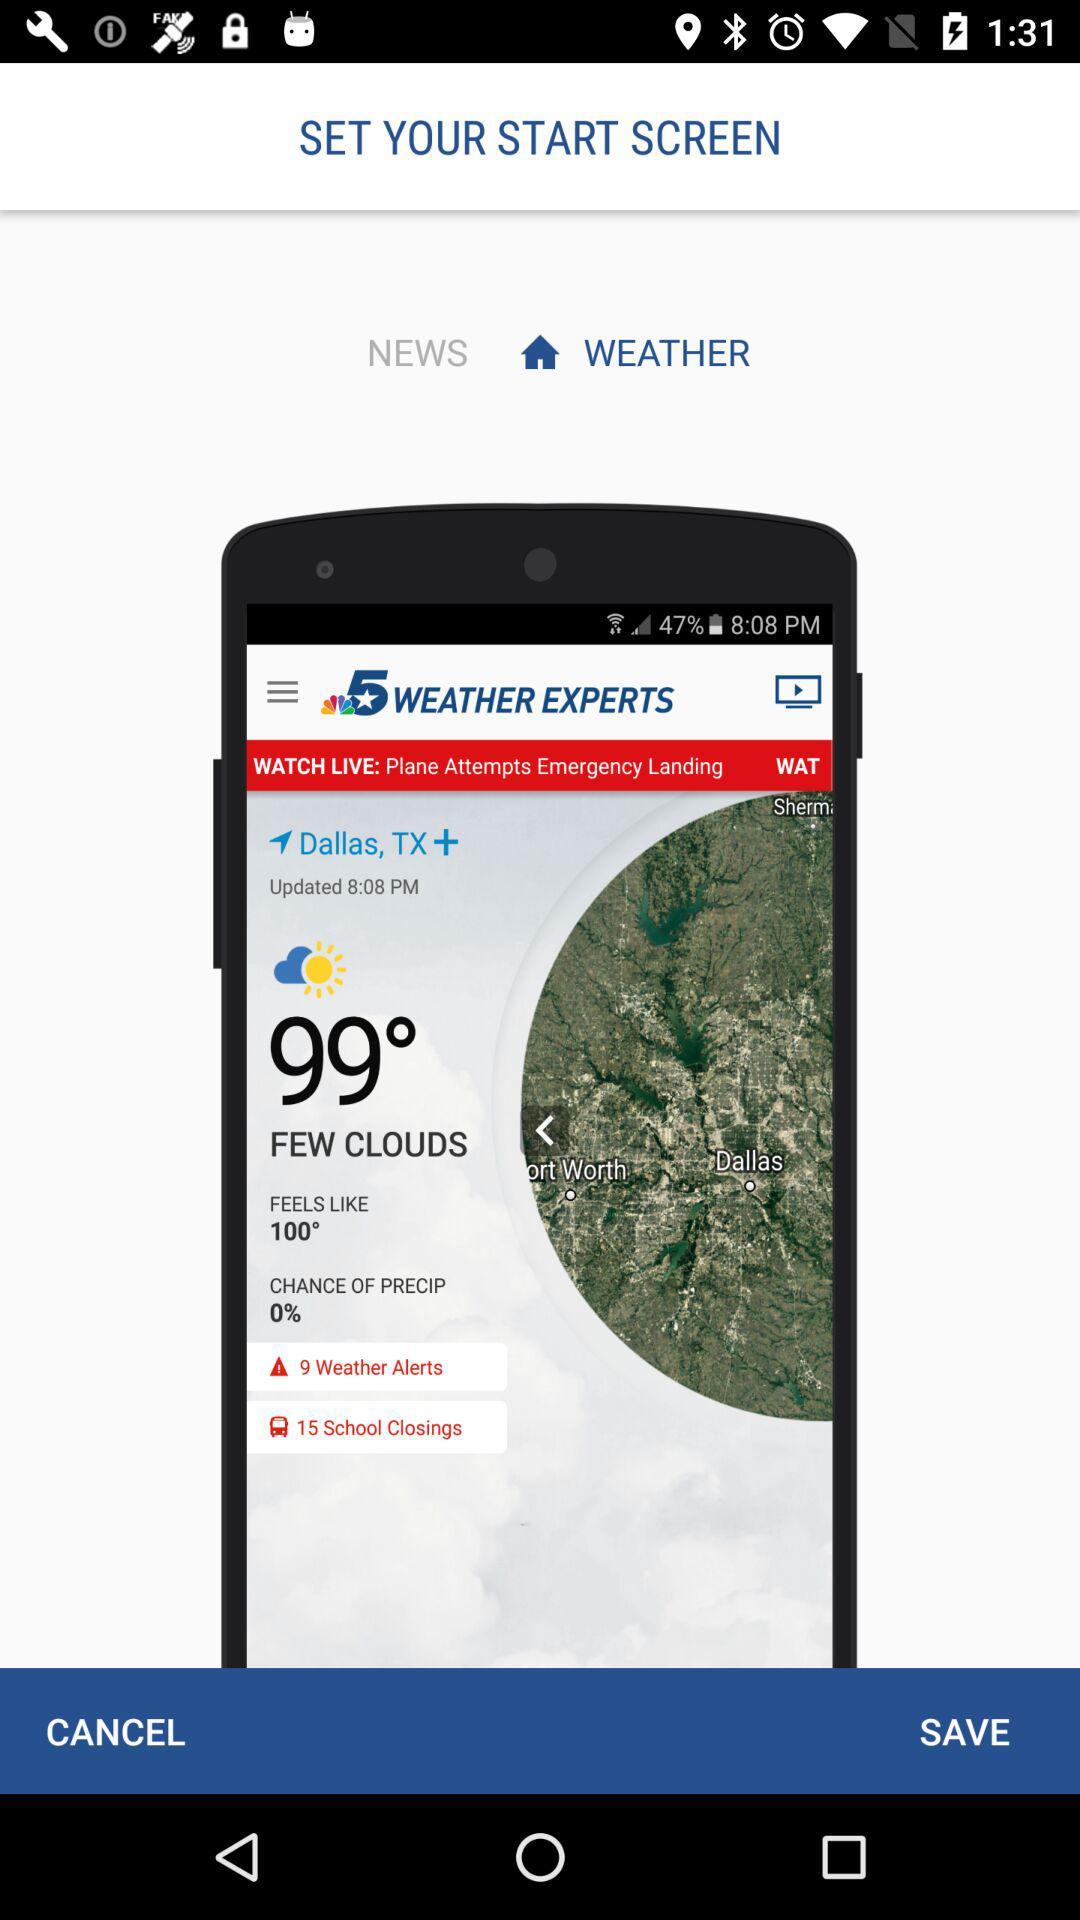 This screenshot has height=1920, width=1080. What do you see at coordinates (411, 351) in the screenshot?
I see `the item to the left of weather item` at bounding box center [411, 351].